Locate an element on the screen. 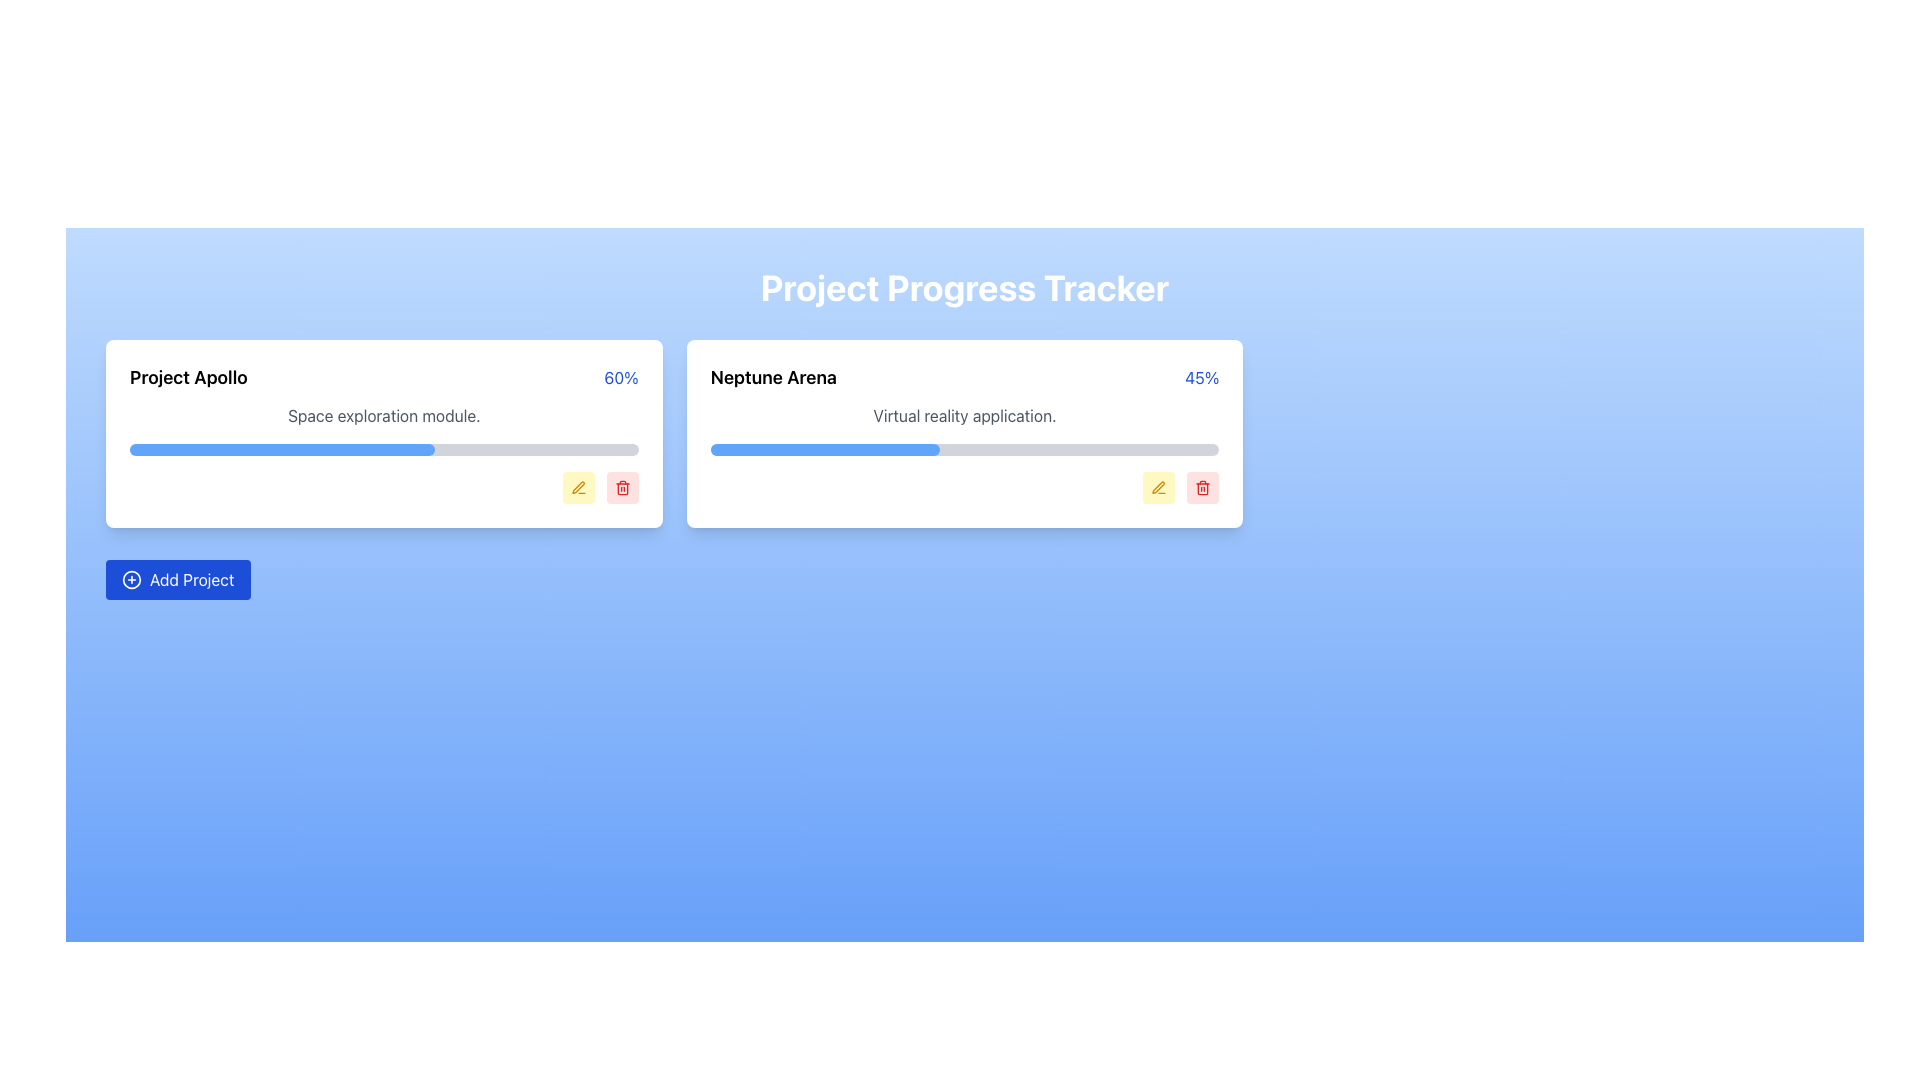 The height and width of the screenshot is (1080, 1920). the progress bar representing 45% completion for the 'Neptune Arena' project located below the project title and description is located at coordinates (964, 450).